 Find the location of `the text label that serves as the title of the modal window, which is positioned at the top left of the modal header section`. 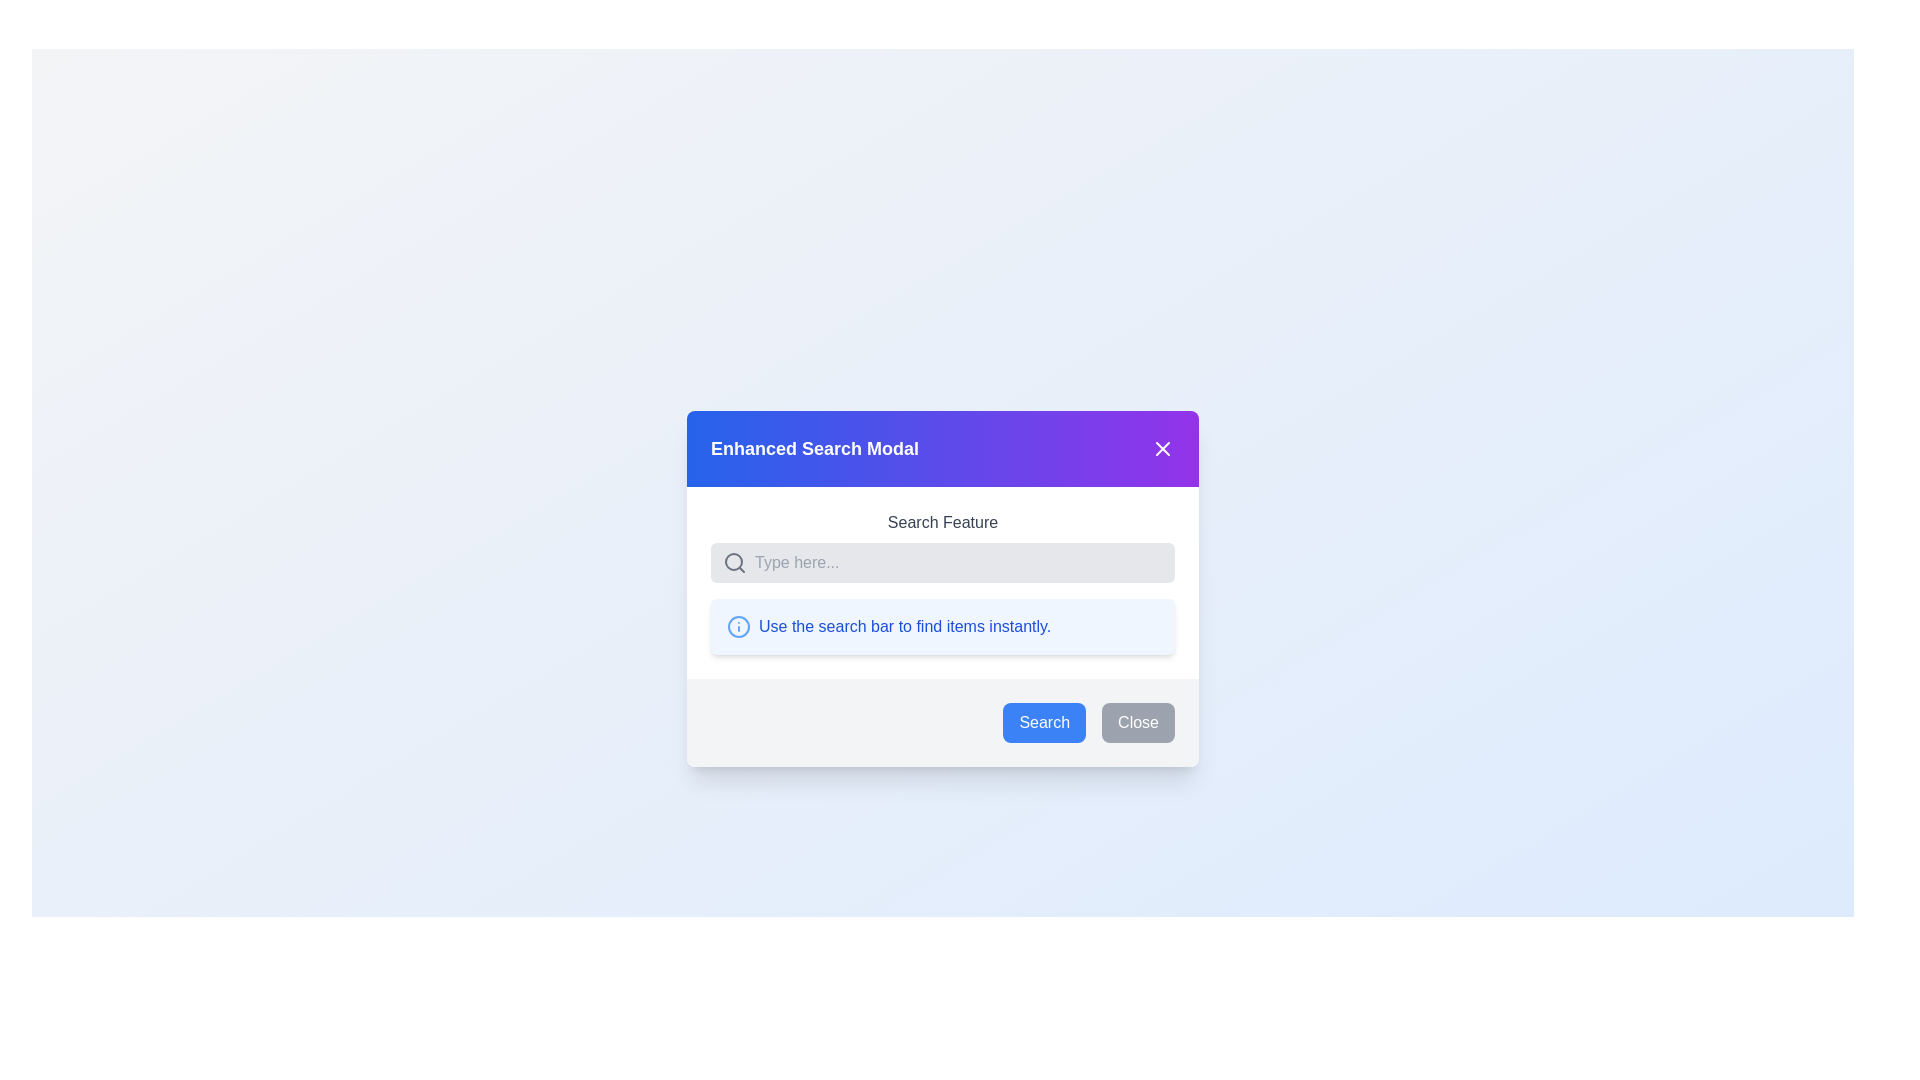

the text label that serves as the title of the modal window, which is positioned at the top left of the modal header section is located at coordinates (815, 447).